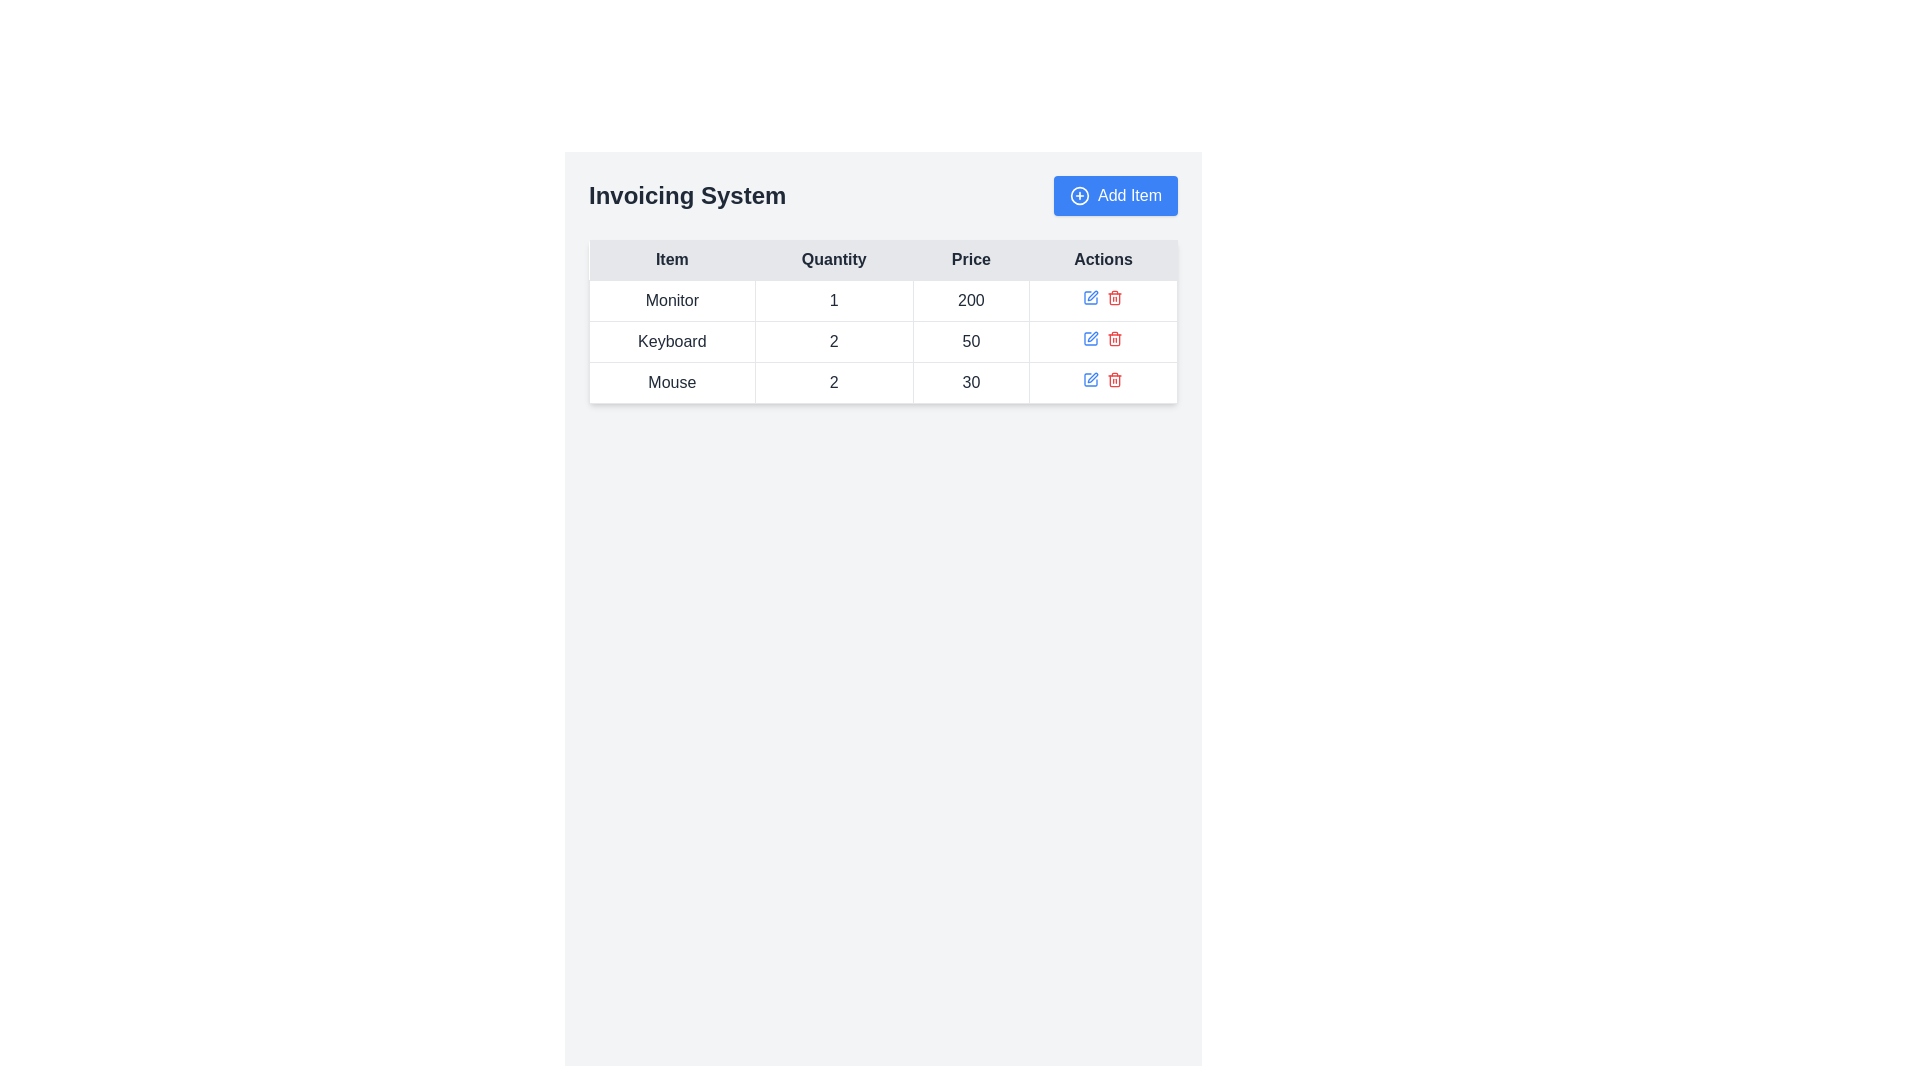 This screenshot has height=1080, width=1920. I want to click on the '+' icon on the leftmost part of the 'Add Item' button, so click(1079, 196).